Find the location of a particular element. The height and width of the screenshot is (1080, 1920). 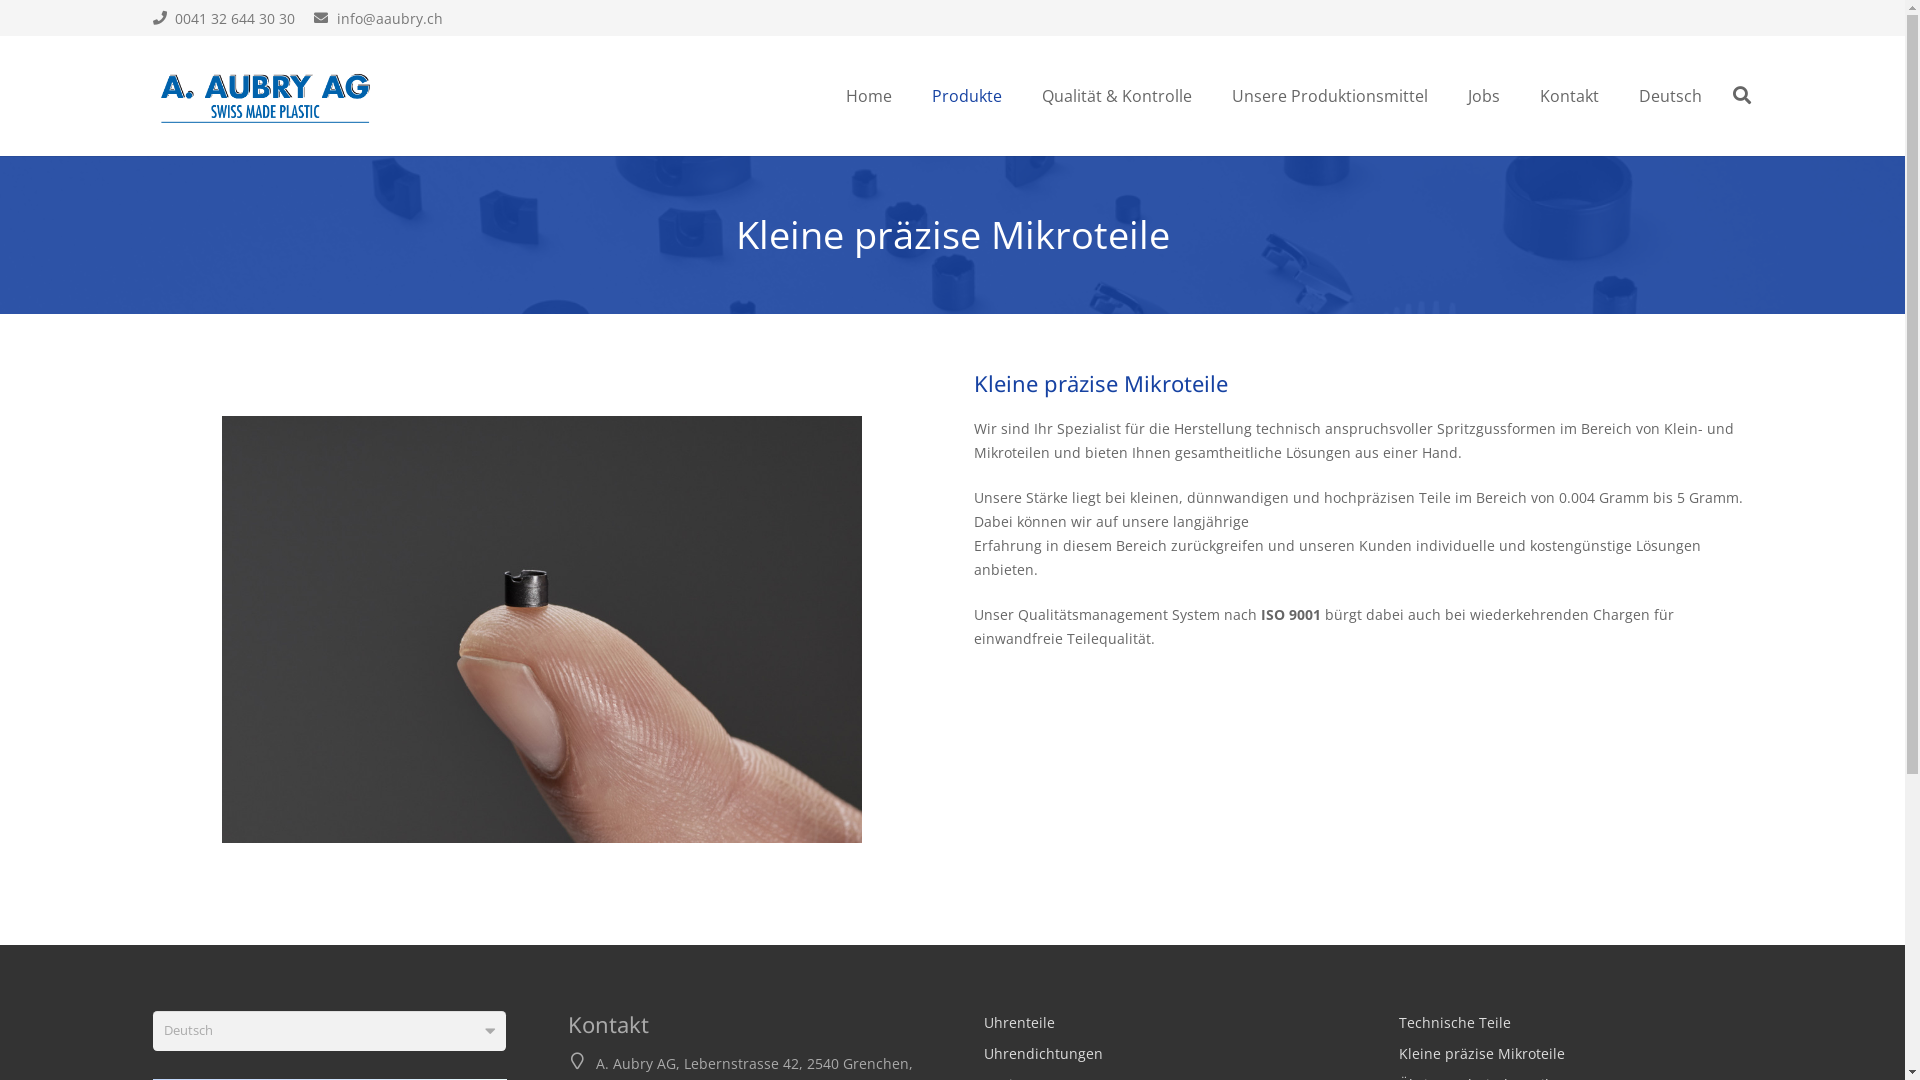

'Produkte' is located at coordinates (966, 96).